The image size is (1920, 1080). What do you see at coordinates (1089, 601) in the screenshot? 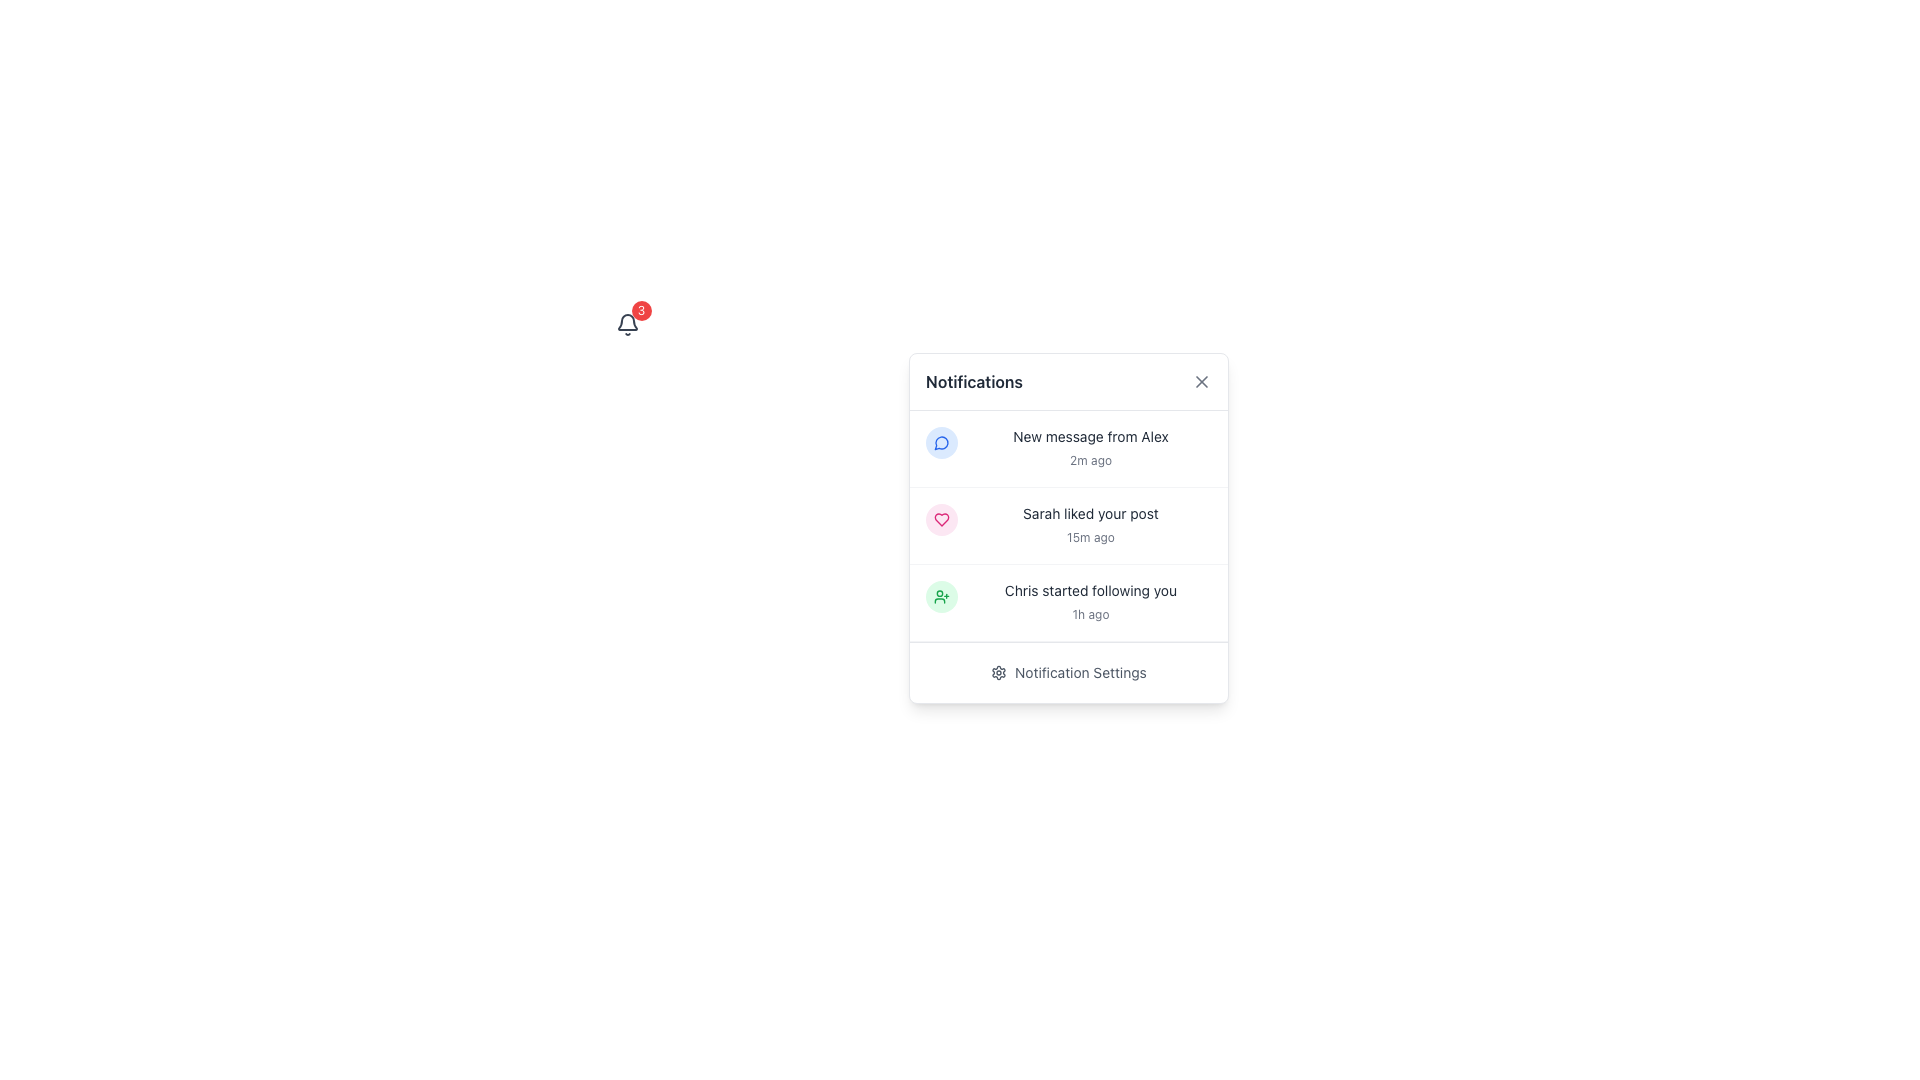
I see `notification text that indicates 'Chris' started to follow the user, positioned as the third item in the notification list` at bounding box center [1089, 601].